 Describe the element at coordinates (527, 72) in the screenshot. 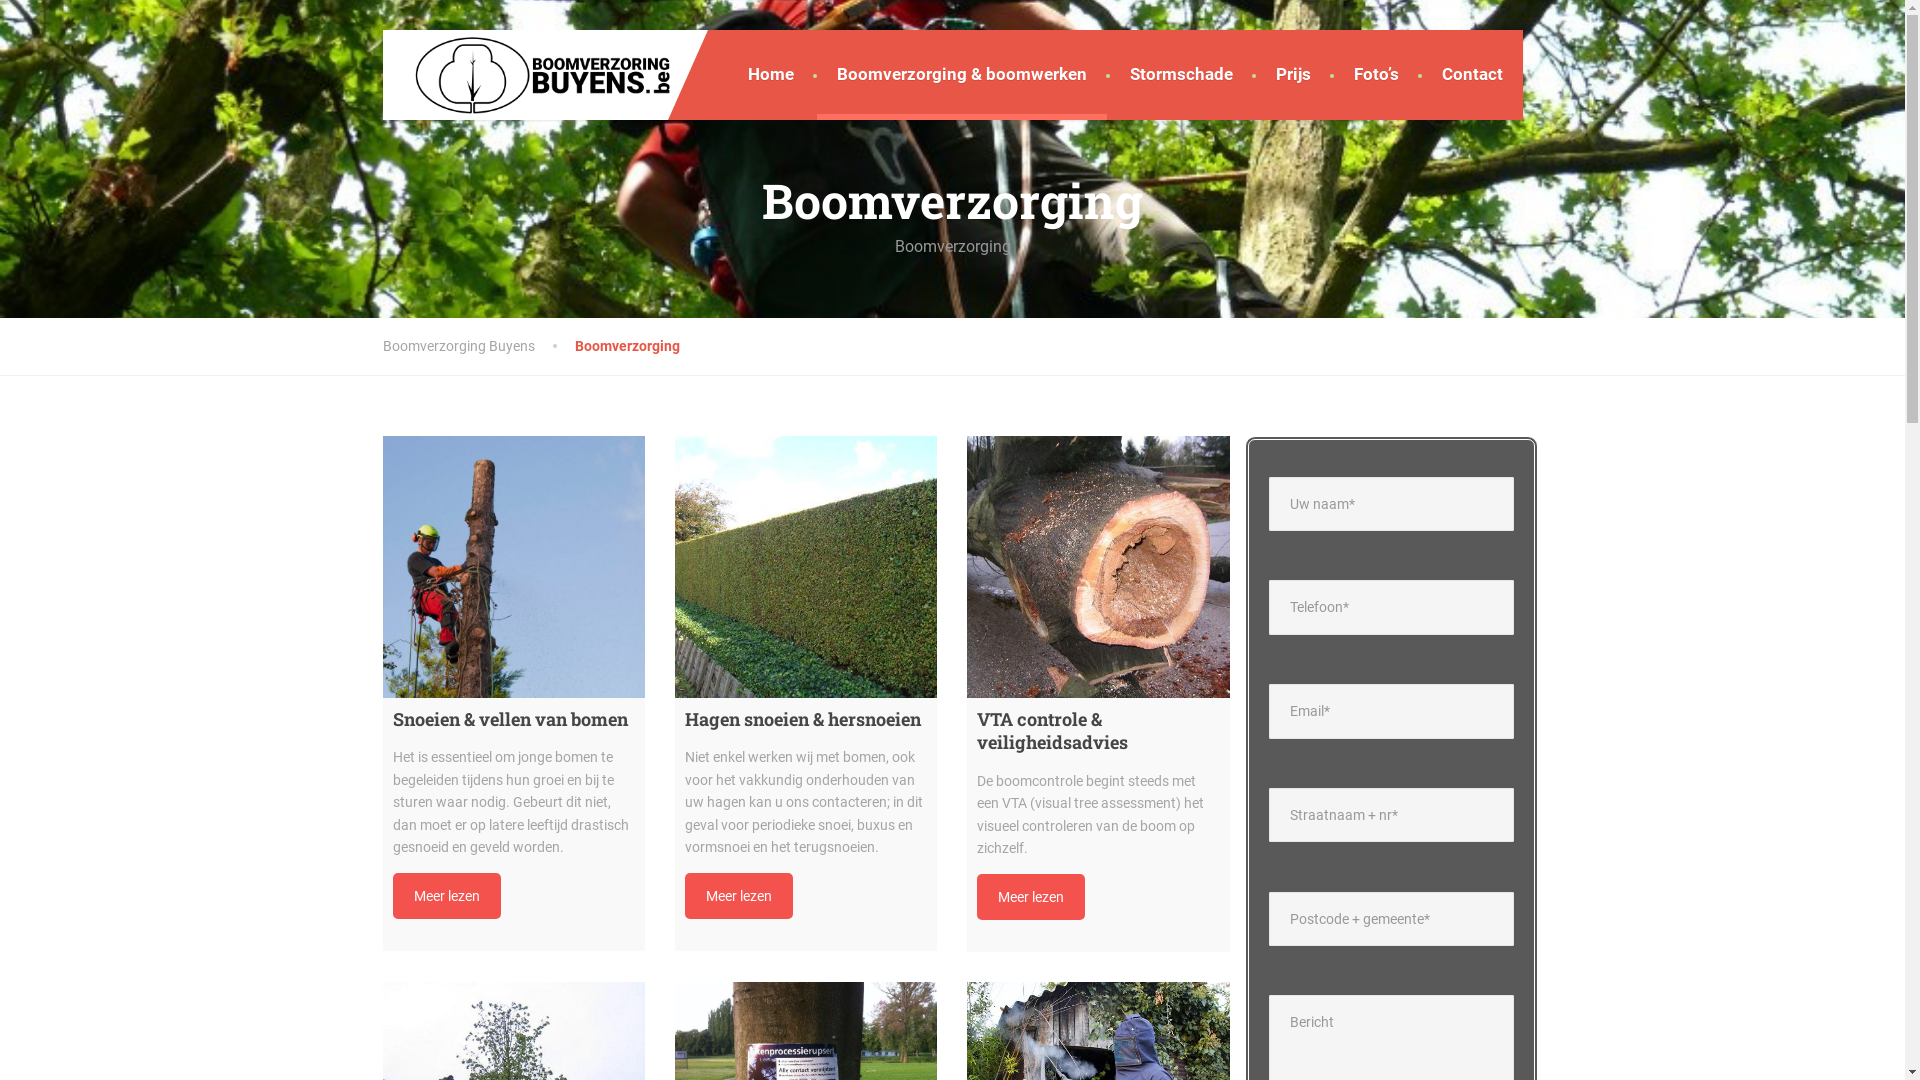

I see `'Boomverzorging Buyens'` at that location.